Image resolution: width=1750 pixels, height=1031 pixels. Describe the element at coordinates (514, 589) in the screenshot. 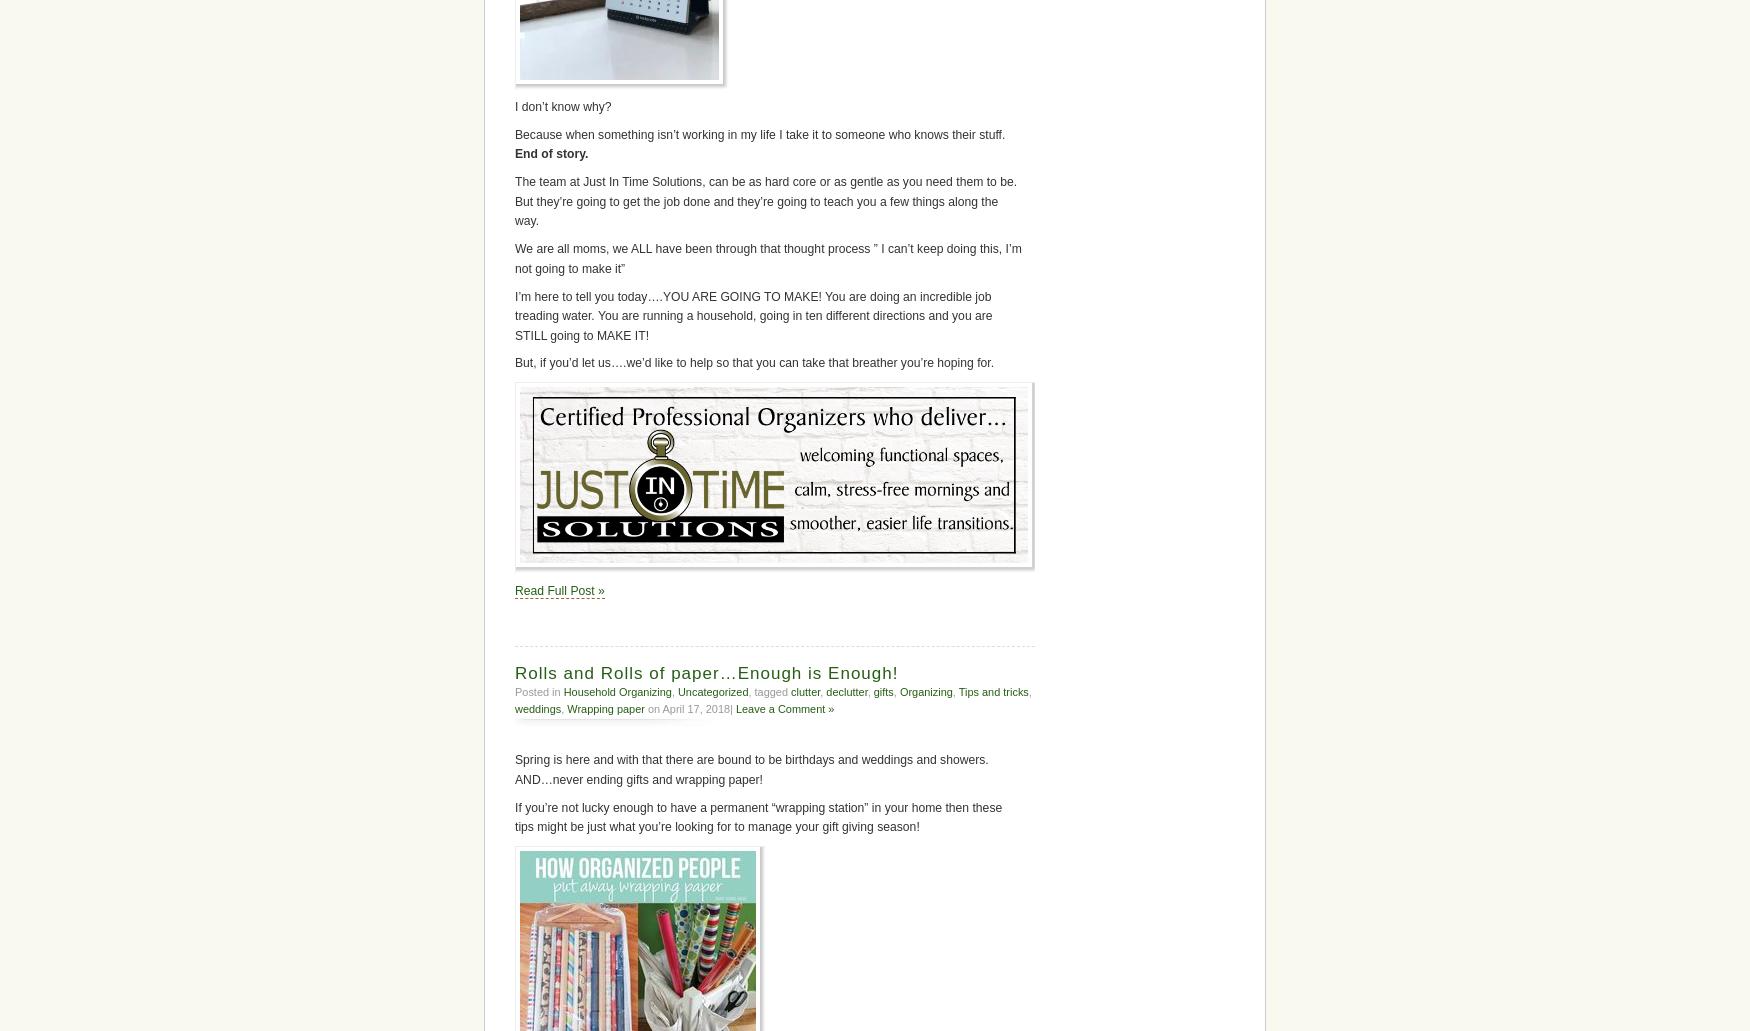

I see `'Read Full Post »'` at that location.